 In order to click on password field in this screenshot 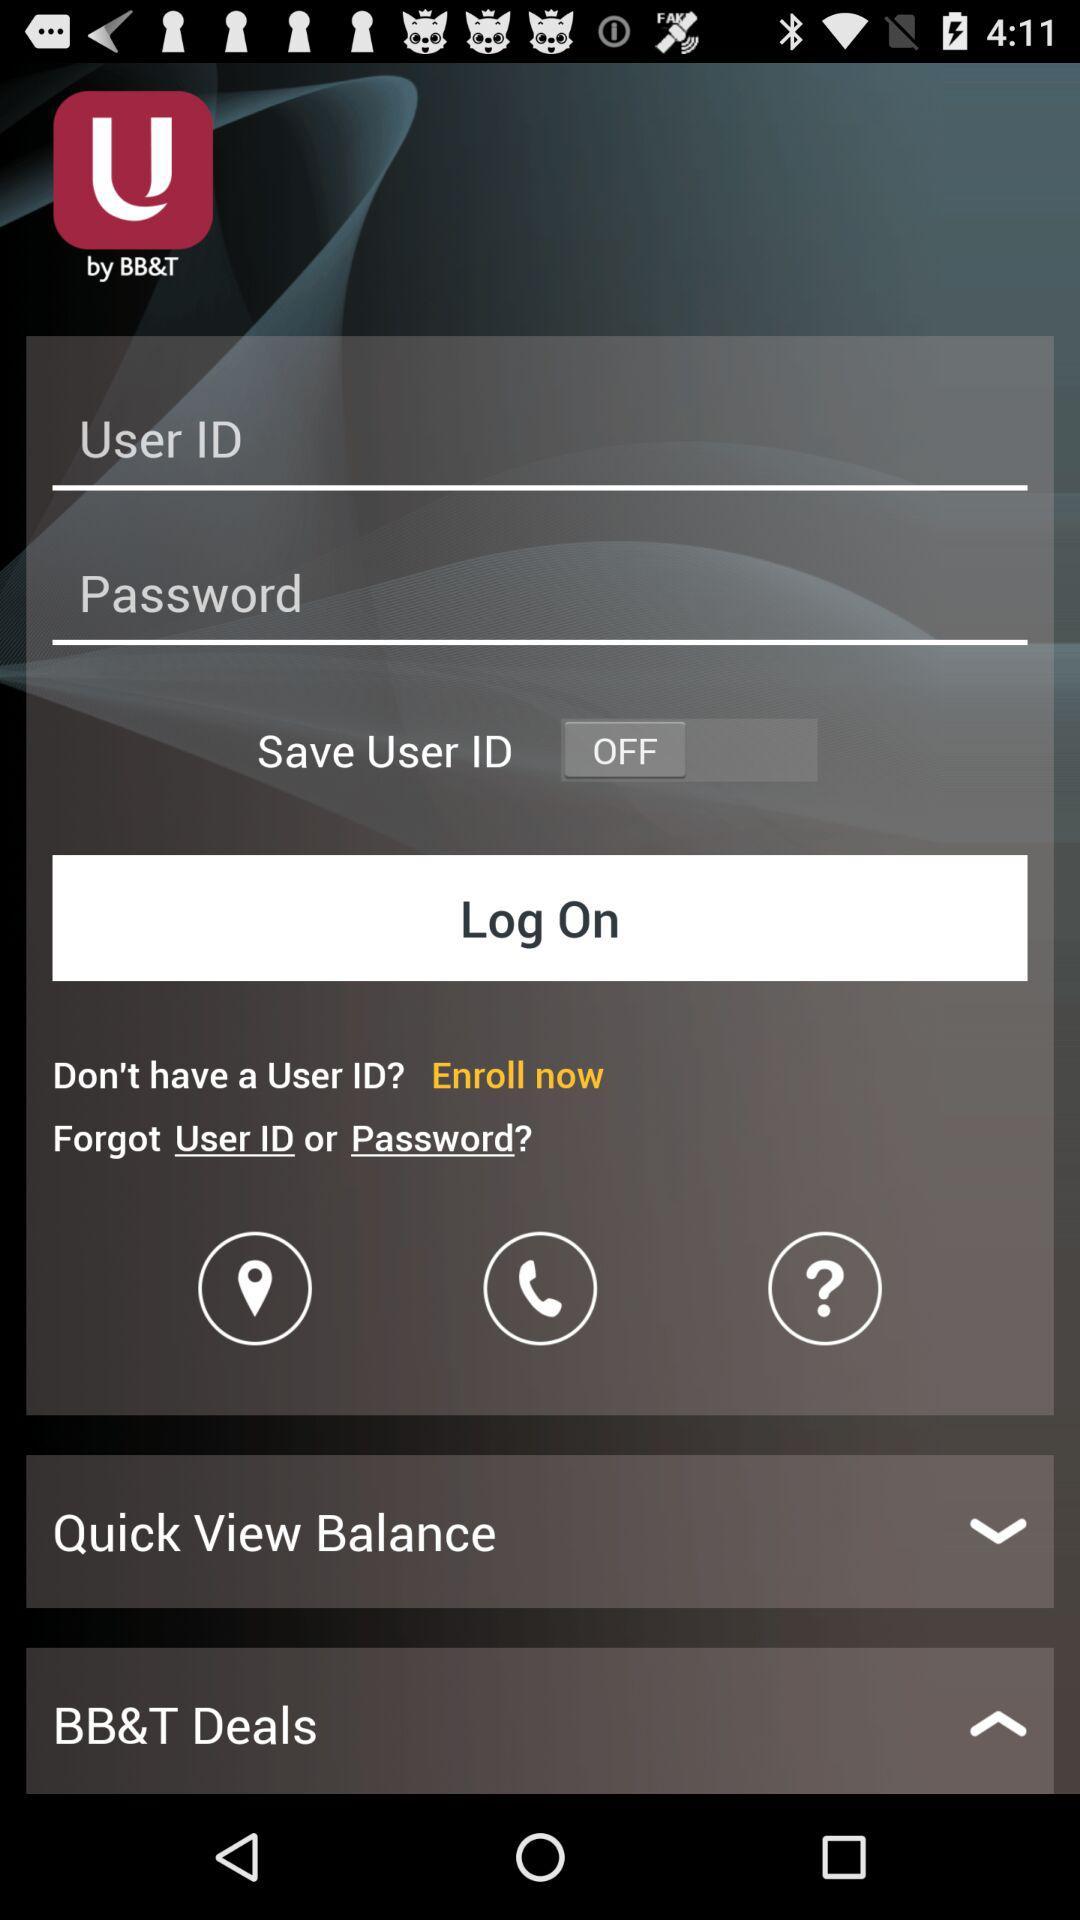, I will do `click(540, 598)`.